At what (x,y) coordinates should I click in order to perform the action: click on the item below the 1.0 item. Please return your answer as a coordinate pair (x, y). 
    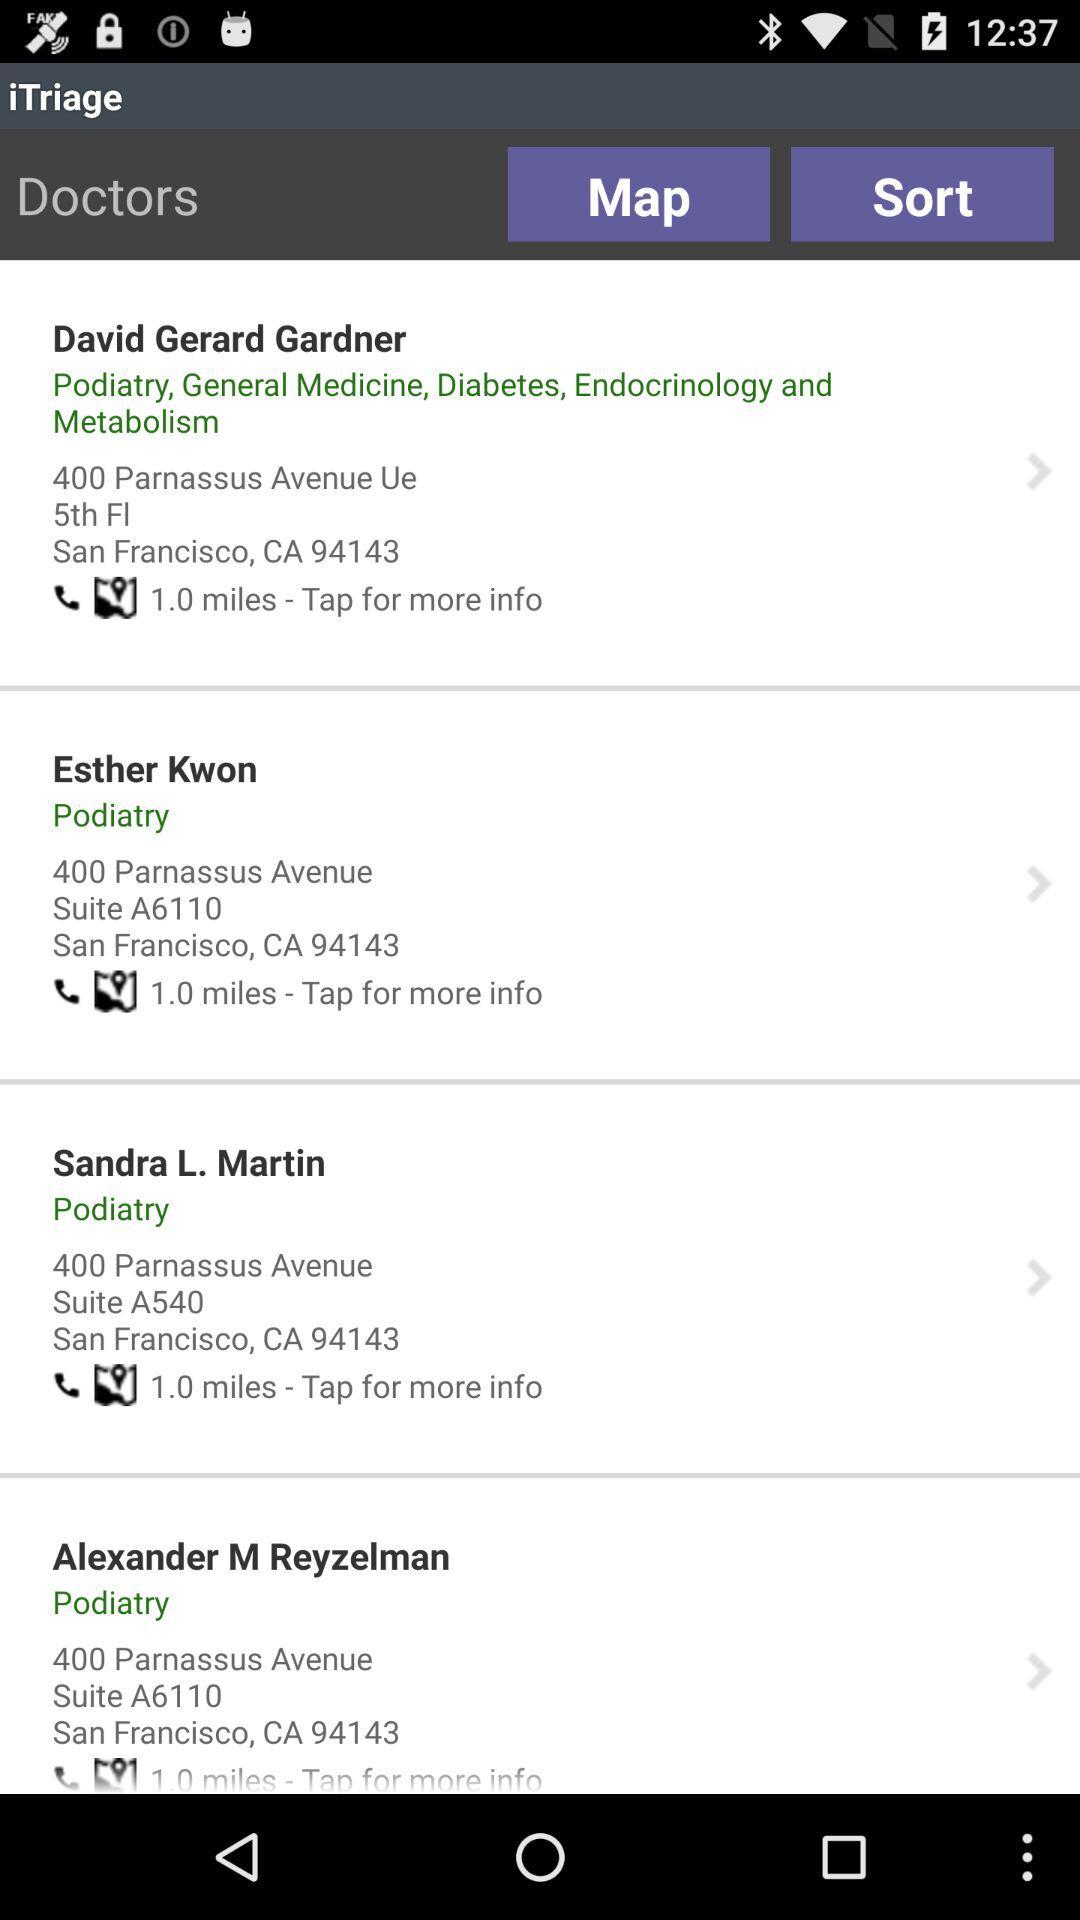
    Looking at the image, I should click on (153, 767).